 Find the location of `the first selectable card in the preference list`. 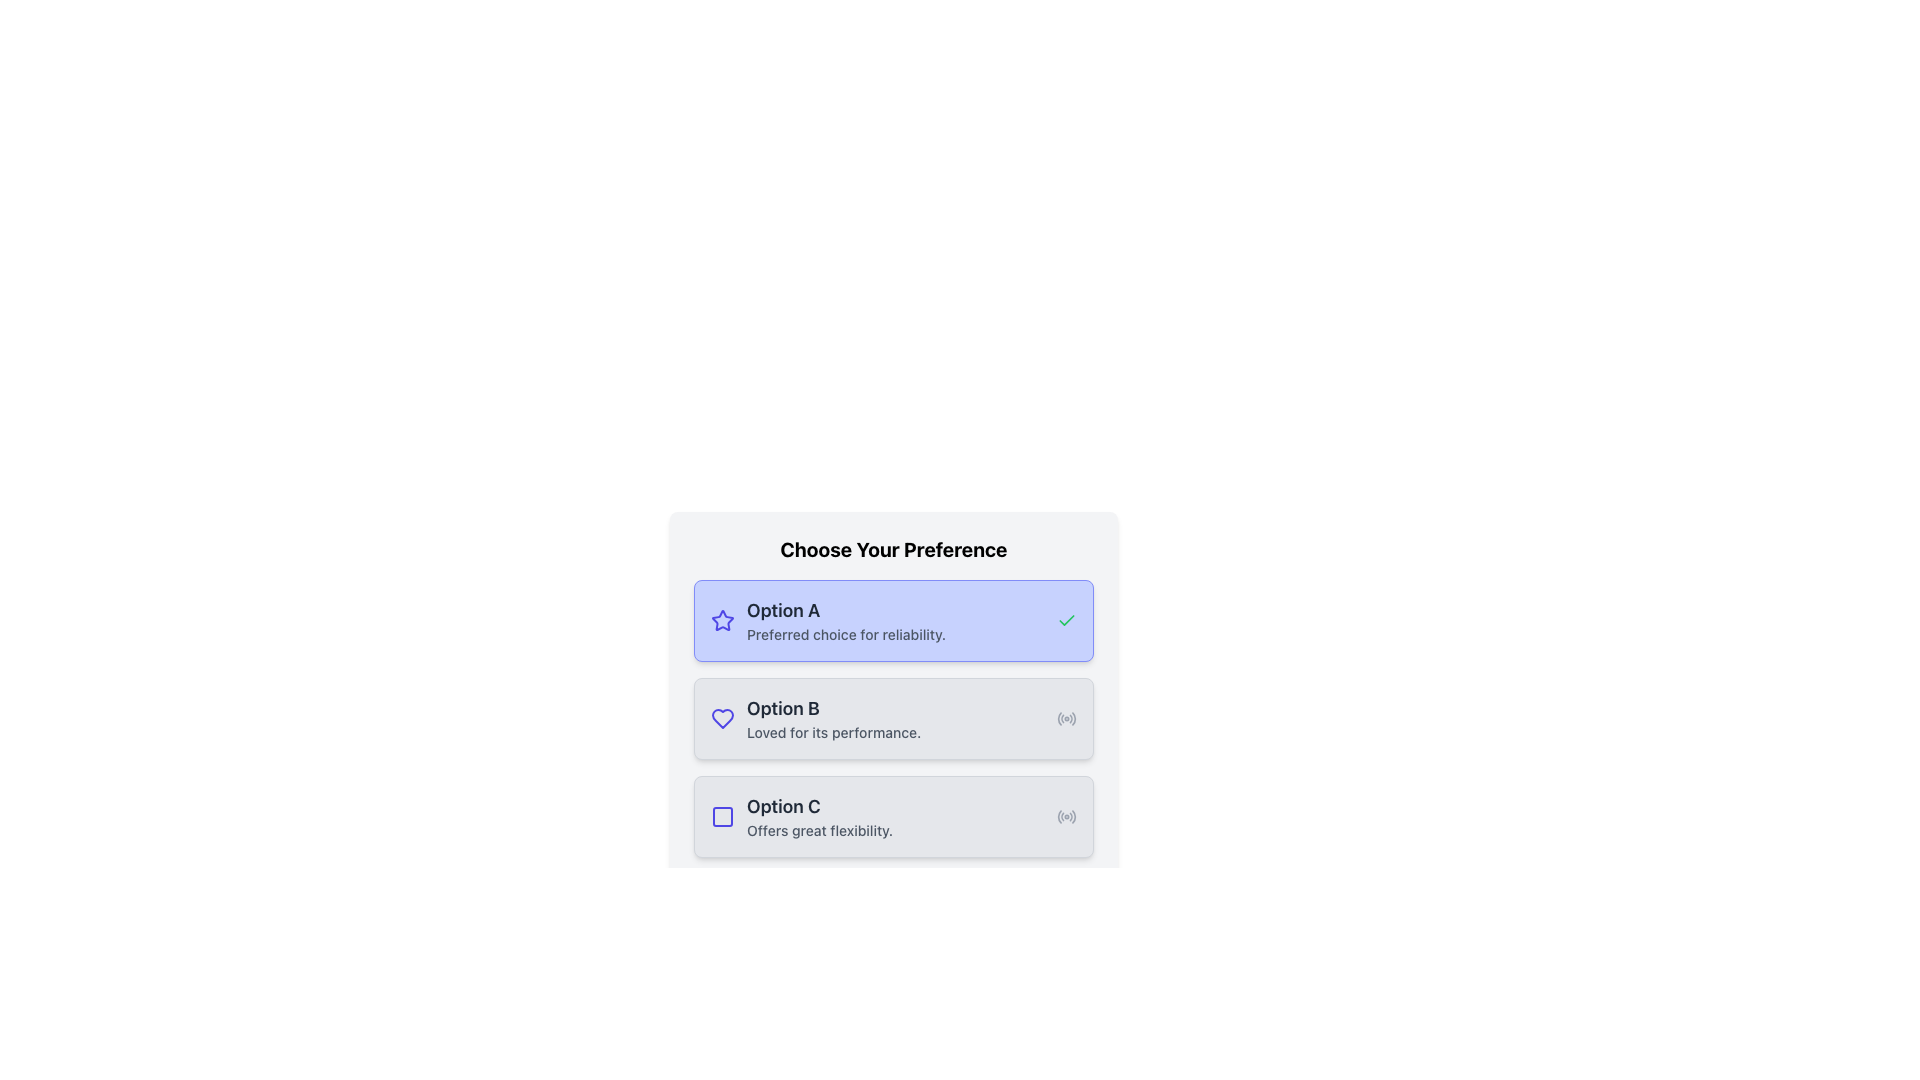

the first selectable card in the preference list is located at coordinates (892, 620).